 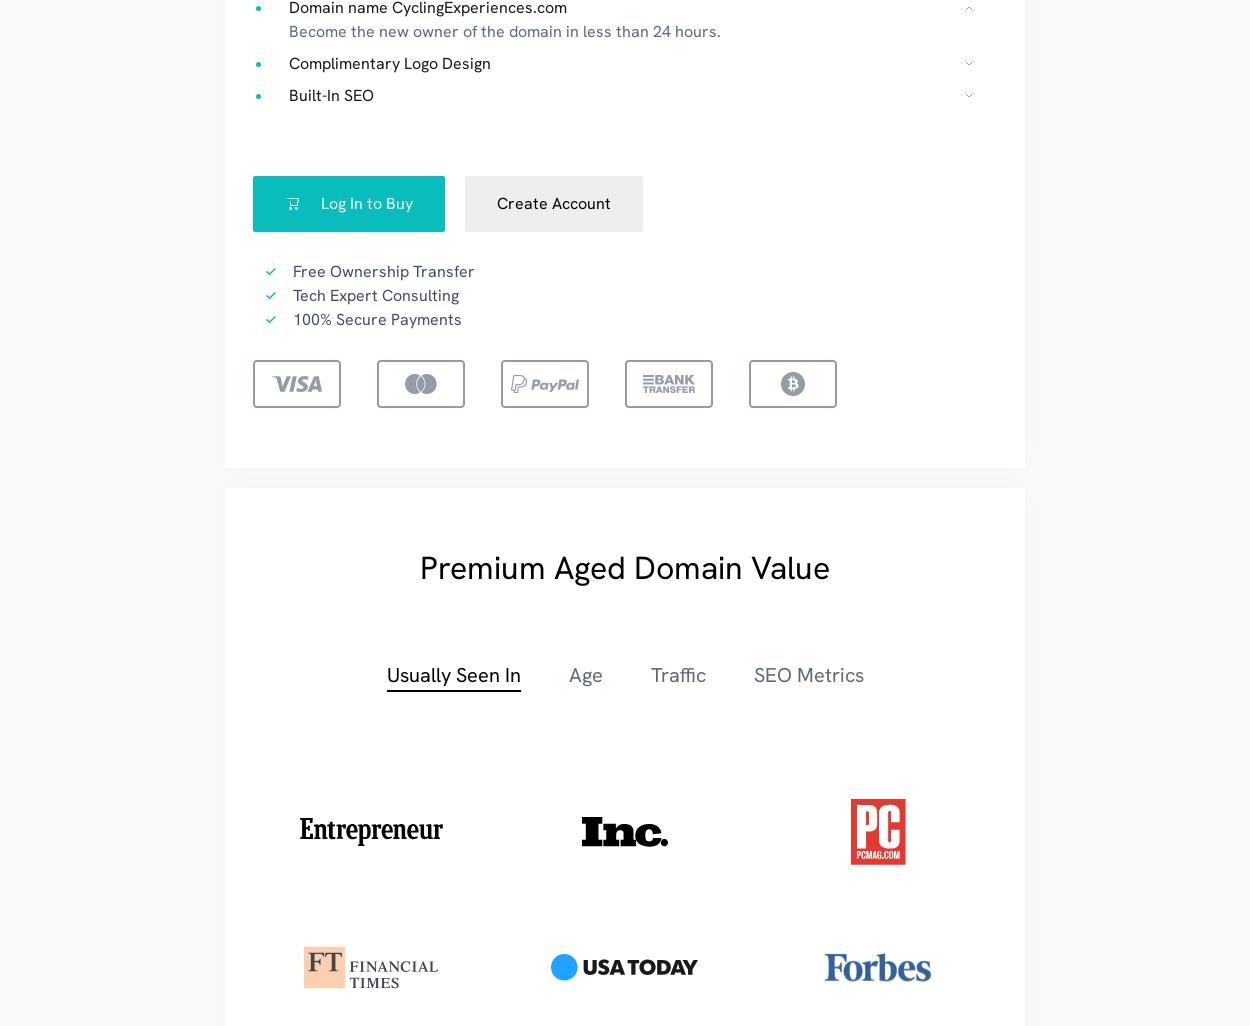 What do you see at coordinates (677, 672) in the screenshot?
I see `'Traffic'` at bounding box center [677, 672].